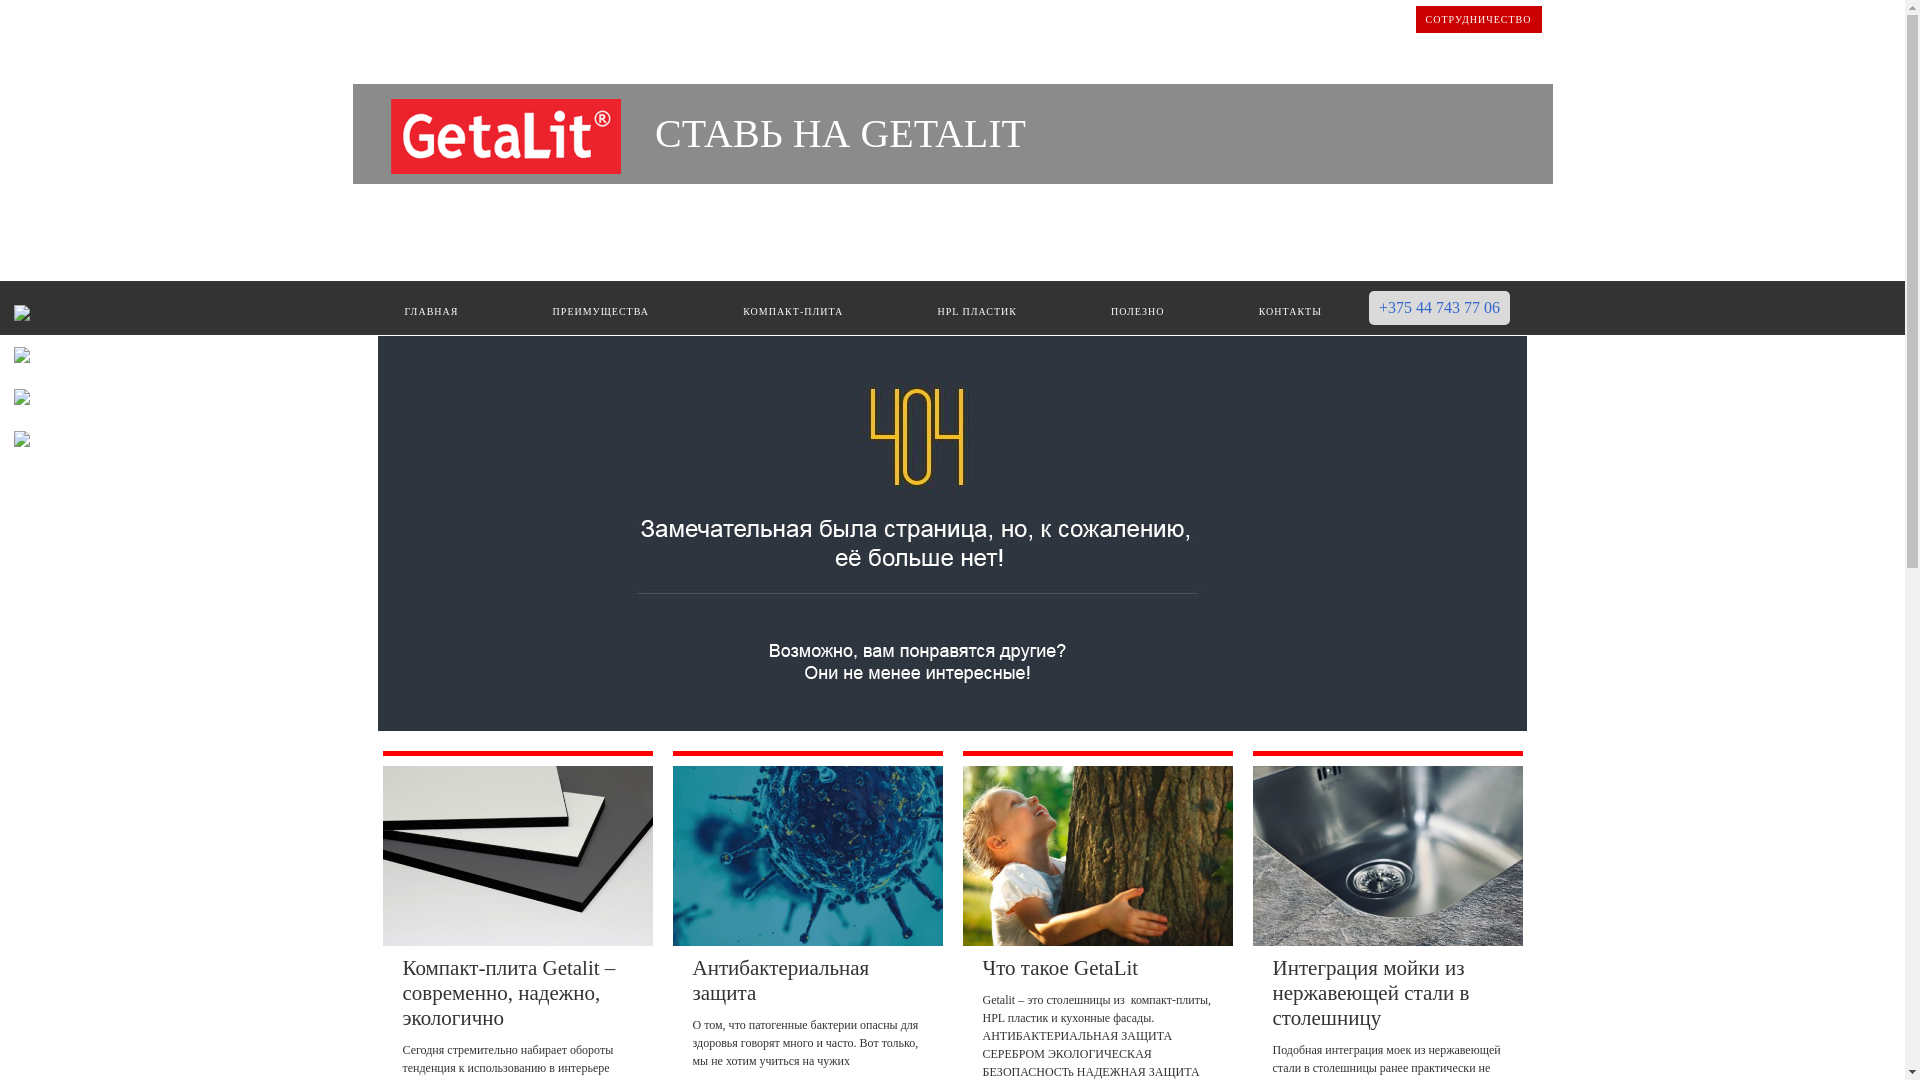  Describe the element at coordinates (1438, 308) in the screenshot. I see `'+375 44 743 77 06'` at that location.